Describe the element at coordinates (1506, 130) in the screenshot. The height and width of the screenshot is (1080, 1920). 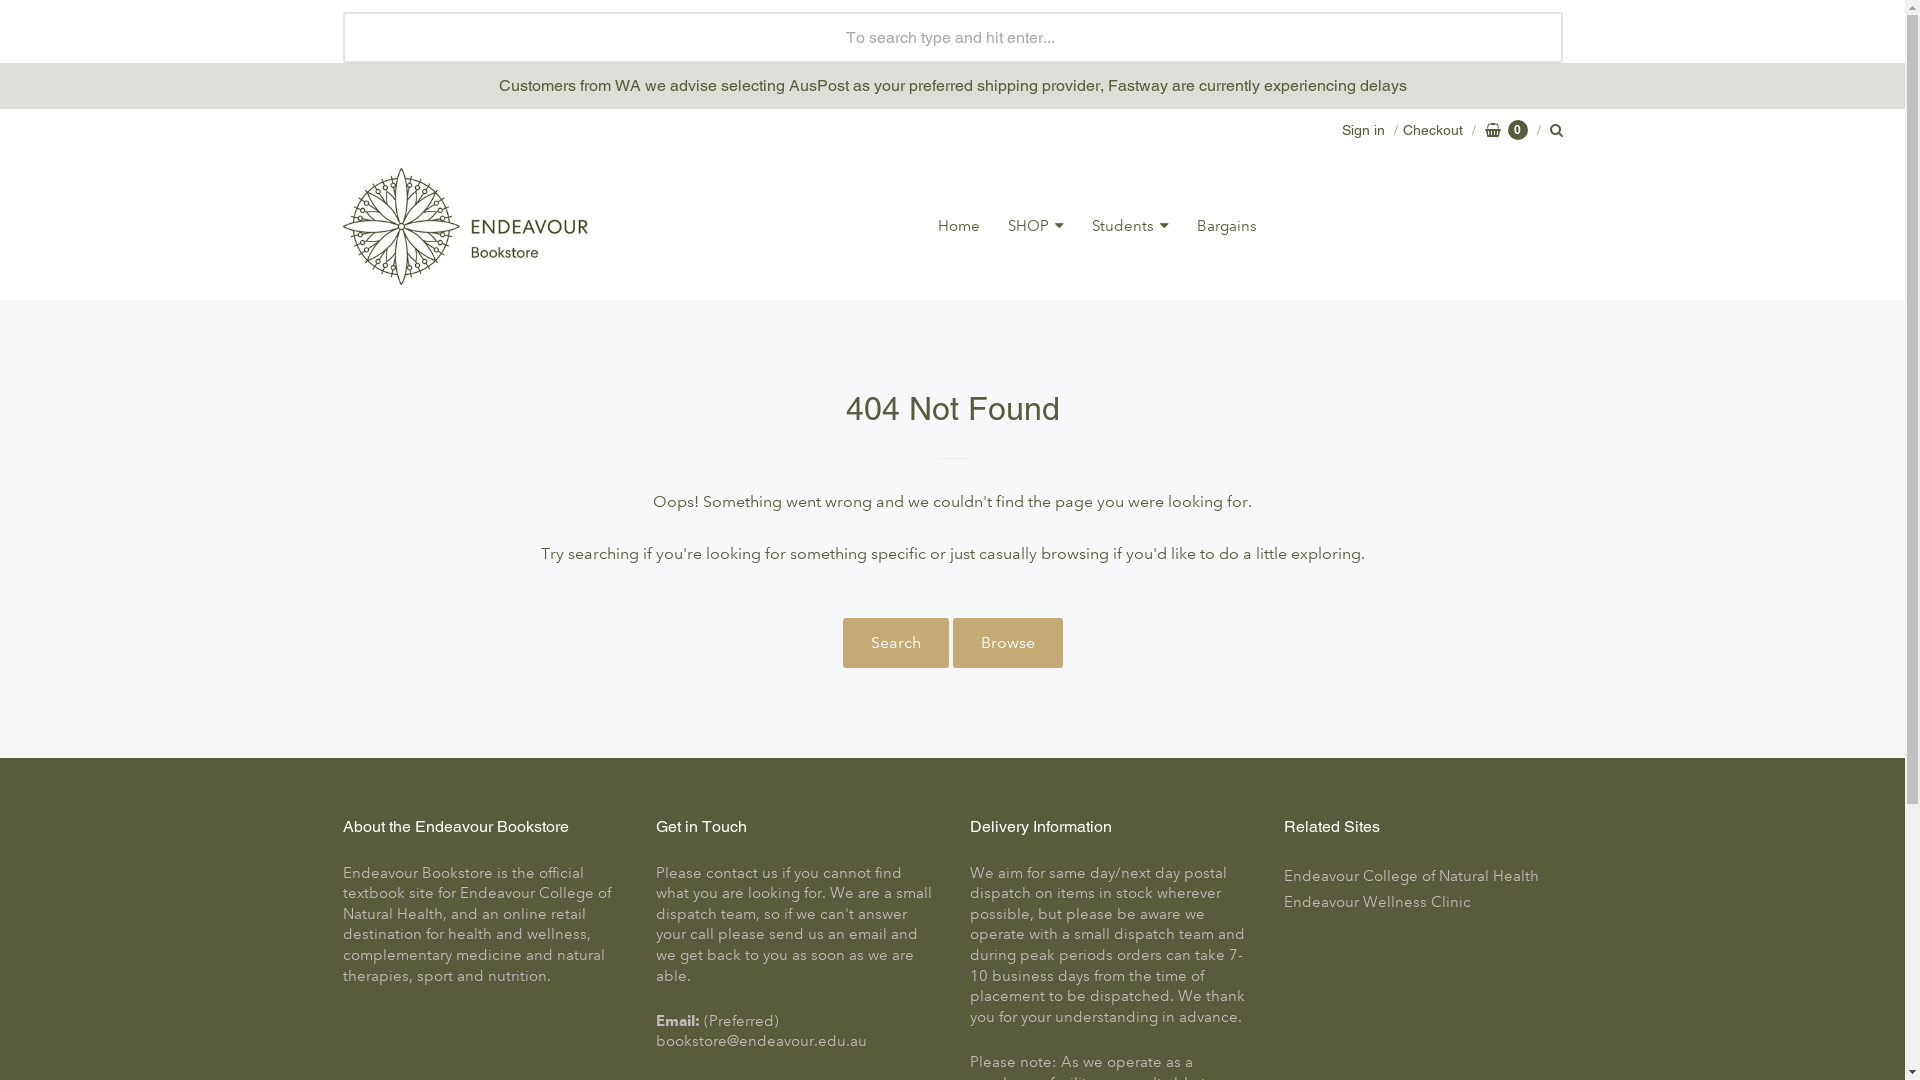
I see `'0'` at that location.